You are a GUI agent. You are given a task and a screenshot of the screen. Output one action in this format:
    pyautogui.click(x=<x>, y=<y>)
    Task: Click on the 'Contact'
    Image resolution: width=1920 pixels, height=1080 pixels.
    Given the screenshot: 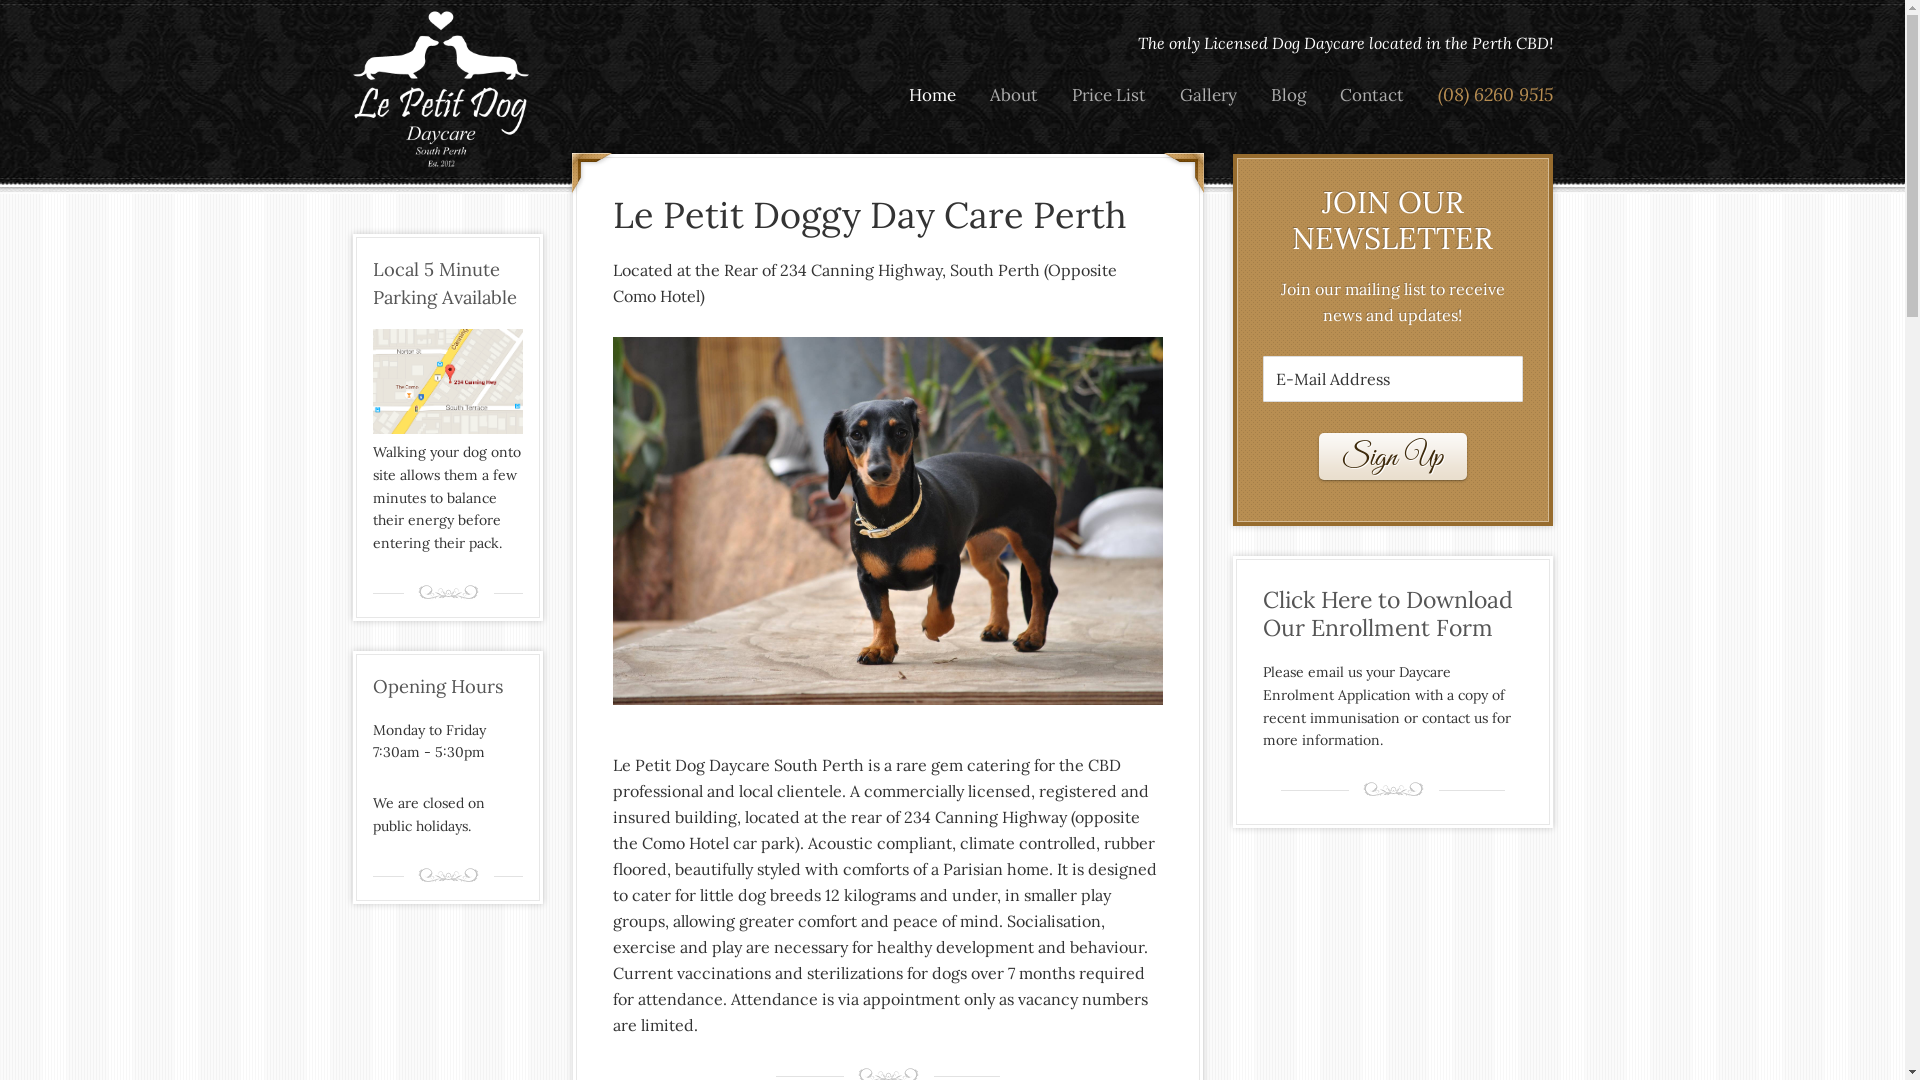 What is the action you would take?
    pyautogui.click(x=1324, y=95)
    